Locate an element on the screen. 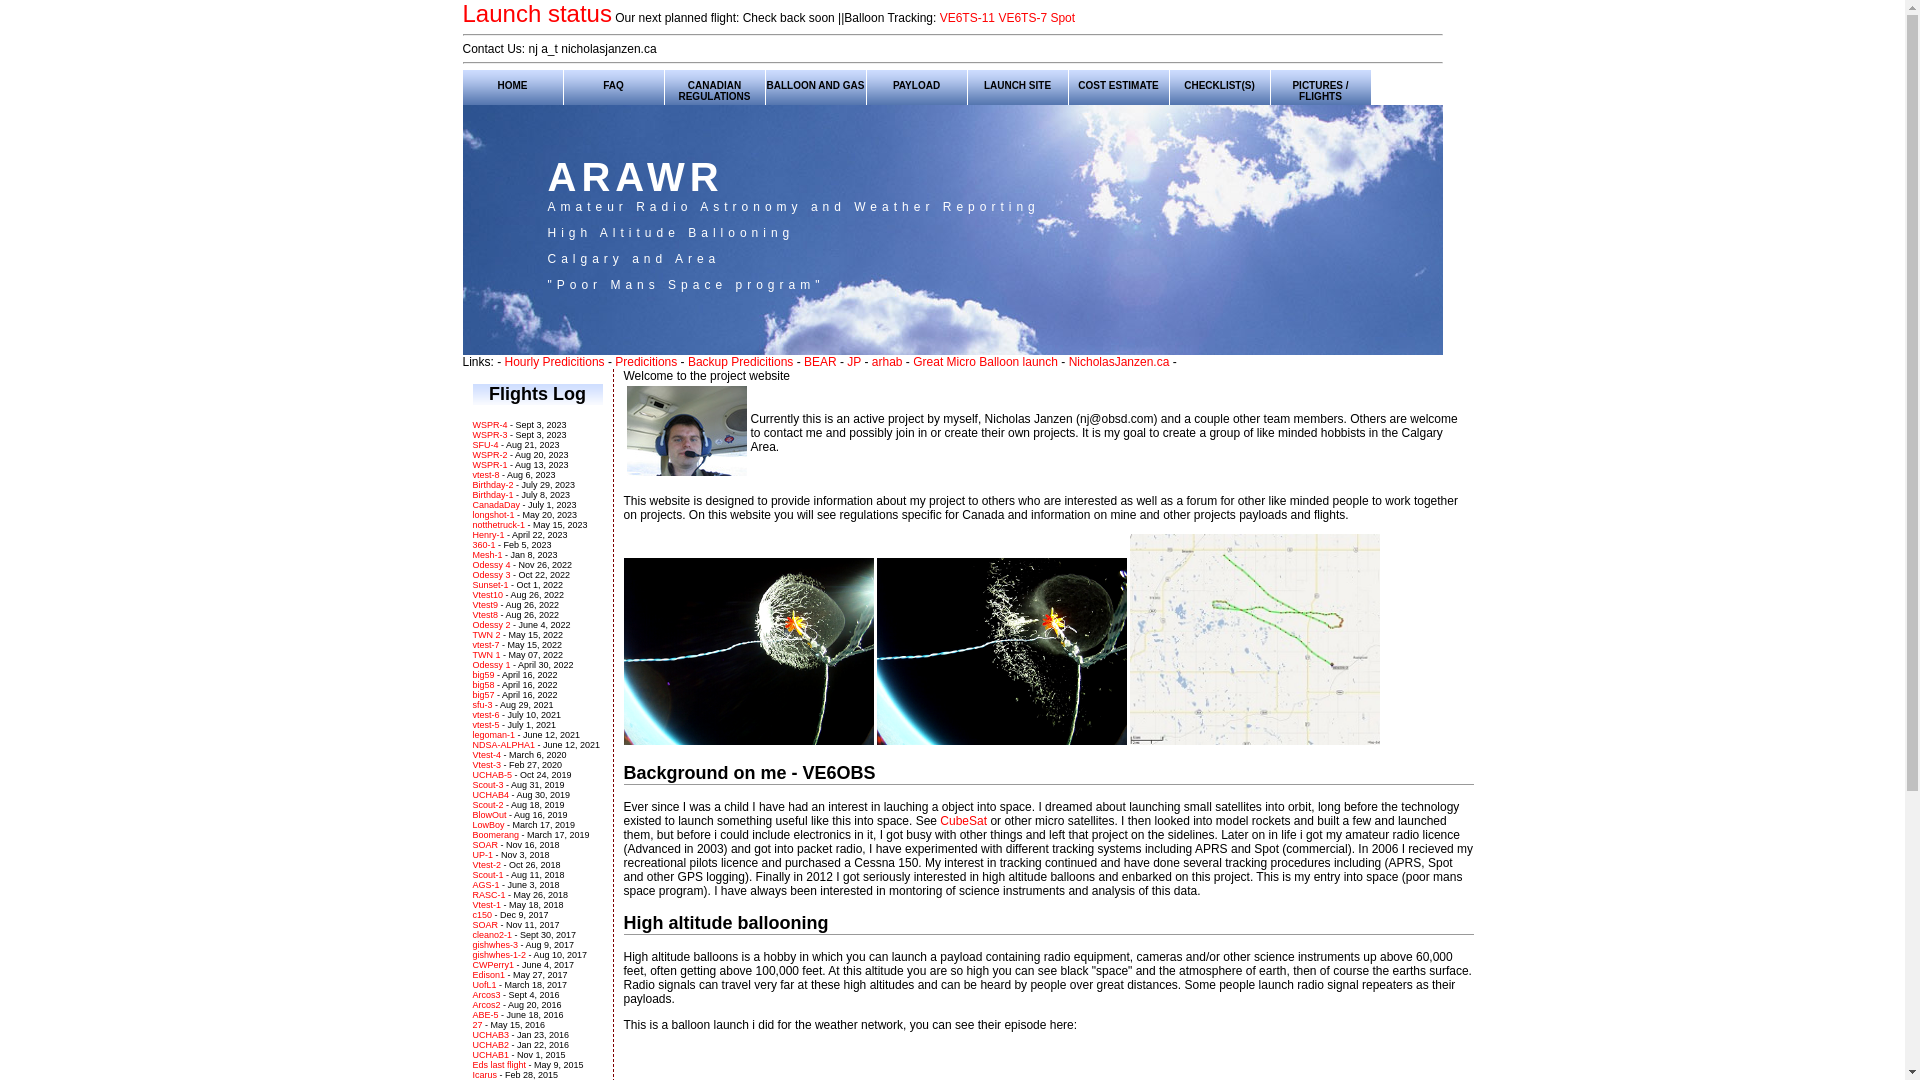 The width and height of the screenshot is (1920, 1080). 'Odessy 1' is located at coordinates (490, 664).